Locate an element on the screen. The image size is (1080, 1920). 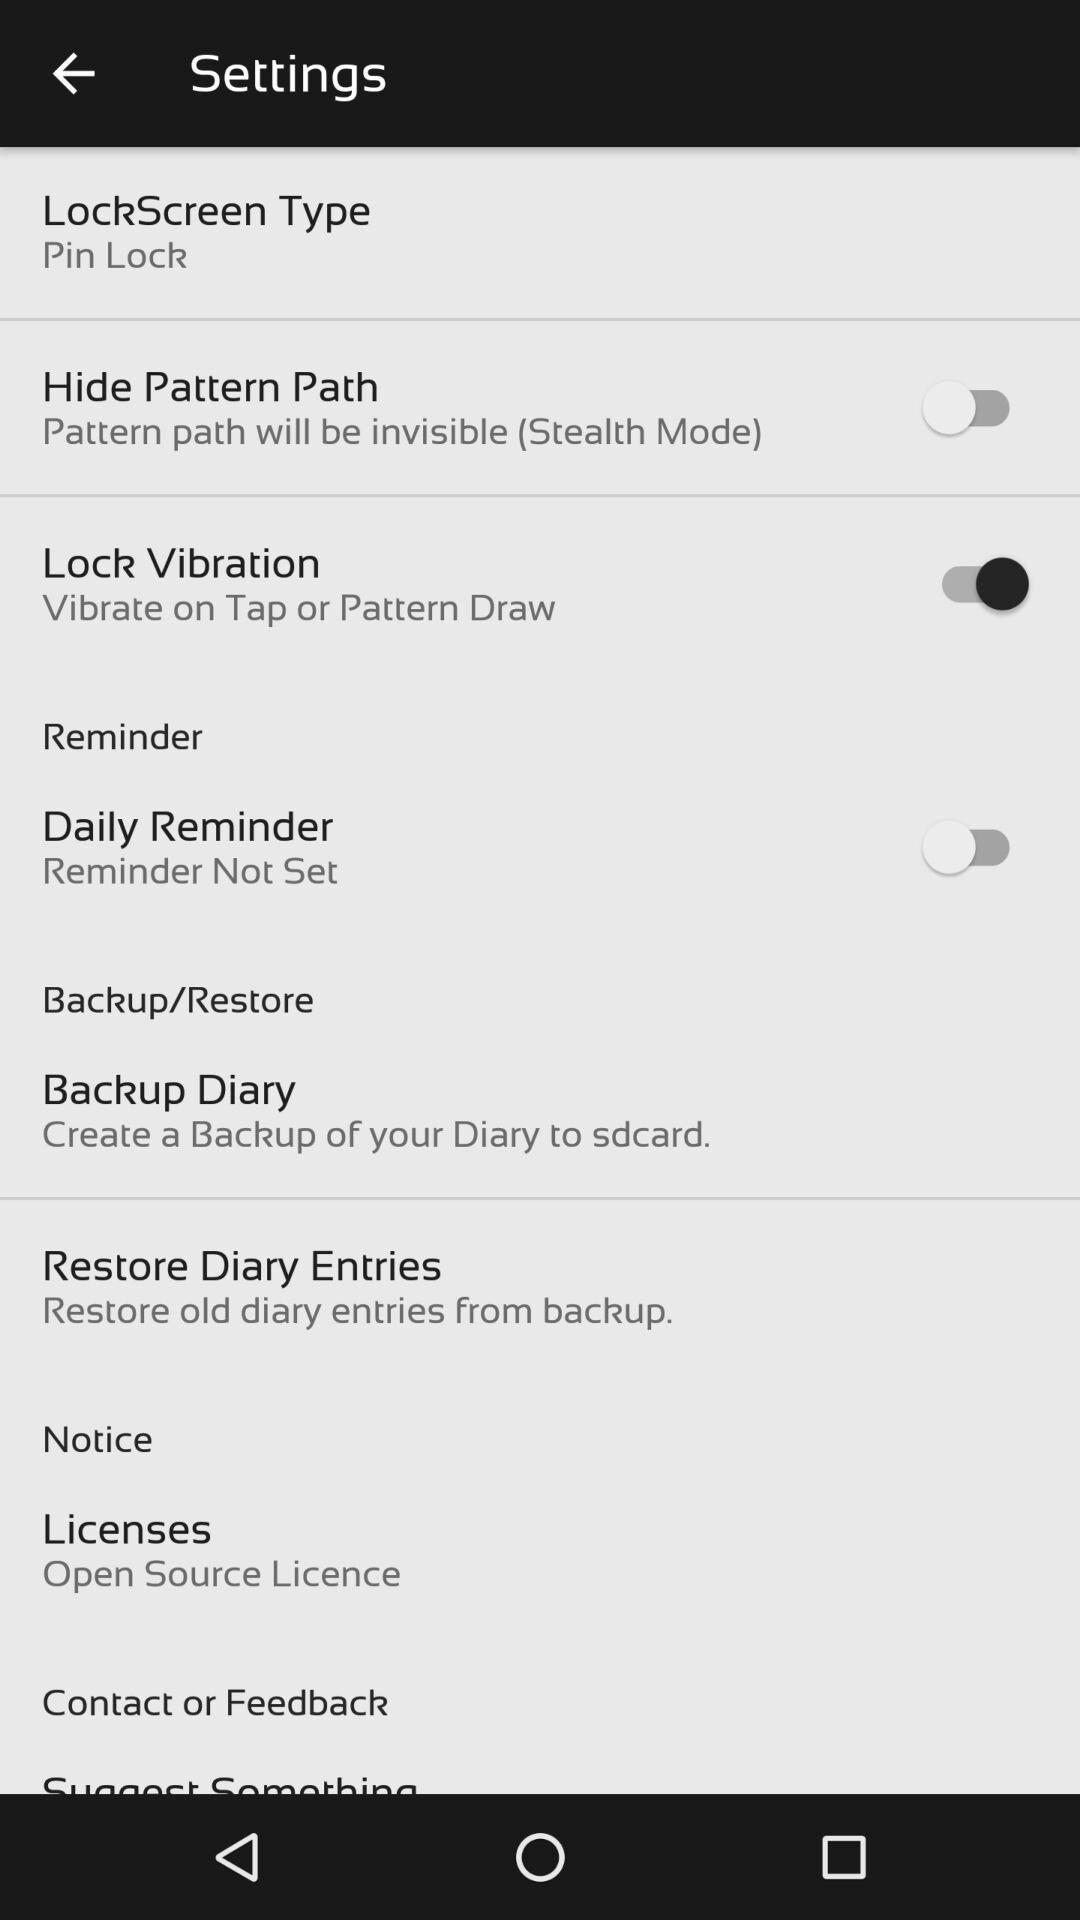
item below the reminder is located at coordinates (187, 826).